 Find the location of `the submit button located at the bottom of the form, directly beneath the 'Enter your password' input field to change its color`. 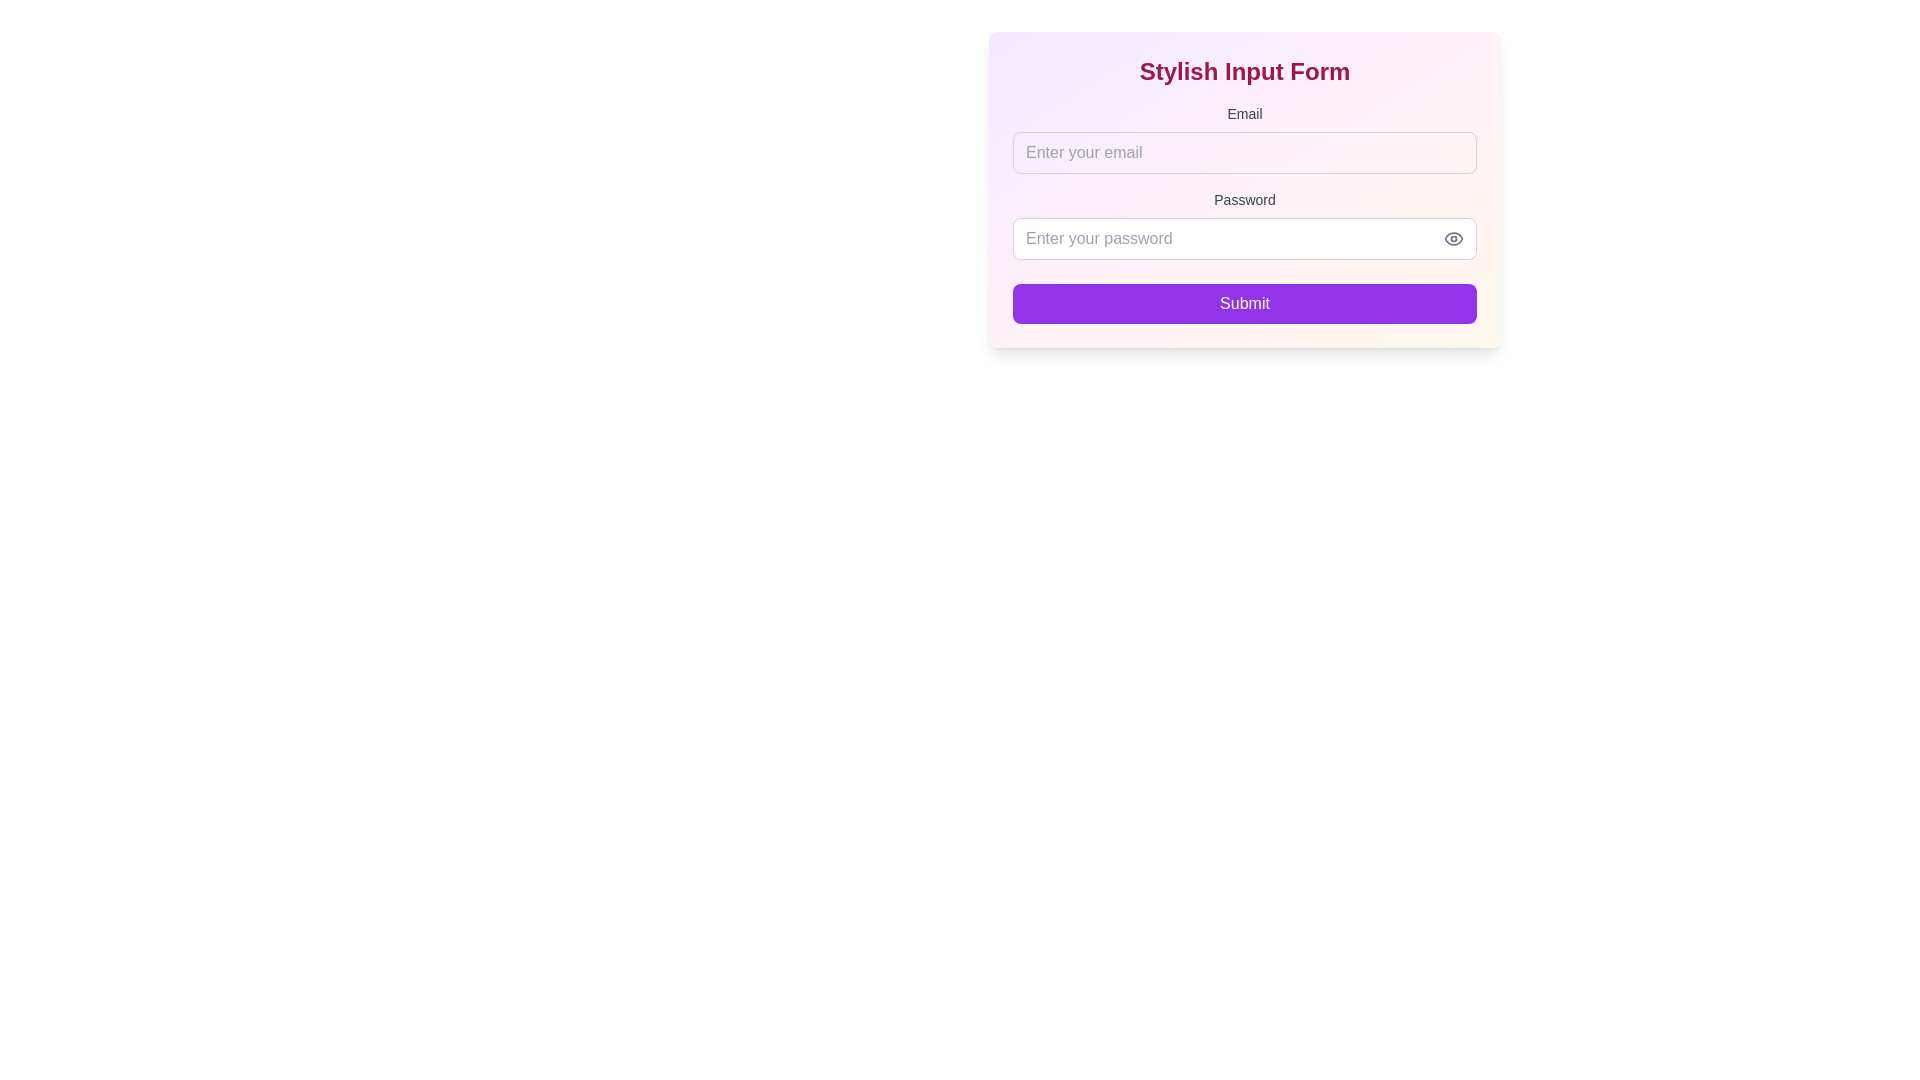

the submit button located at the bottom of the form, directly beneath the 'Enter your password' input field to change its color is located at coordinates (1243, 304).